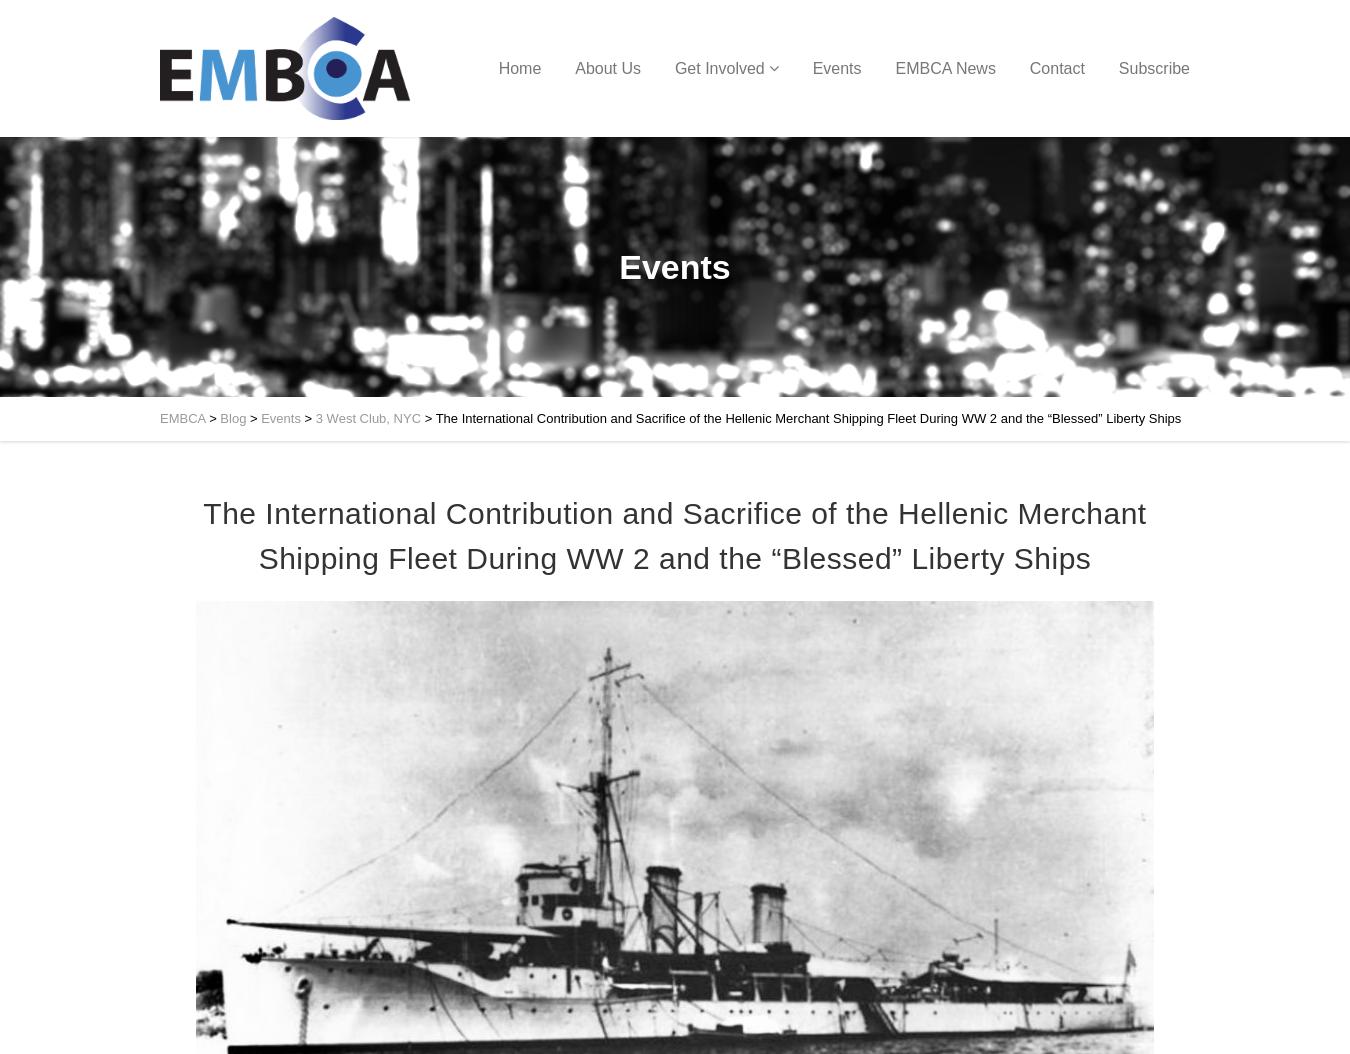 Image resolution: width=1350 pixels, height=1054 pixels. I want to click on 'EMBCA News', so click(943, 67).